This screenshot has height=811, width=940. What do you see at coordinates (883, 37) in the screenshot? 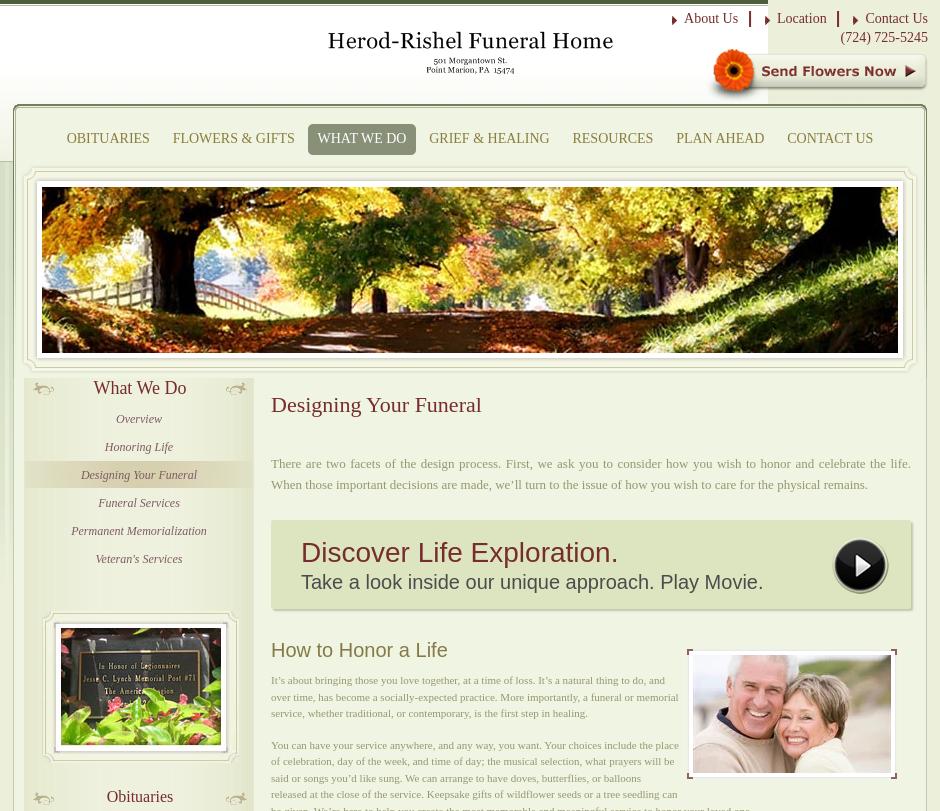
I see `'(724) 725-5245'` at bounding box center [883, 37].